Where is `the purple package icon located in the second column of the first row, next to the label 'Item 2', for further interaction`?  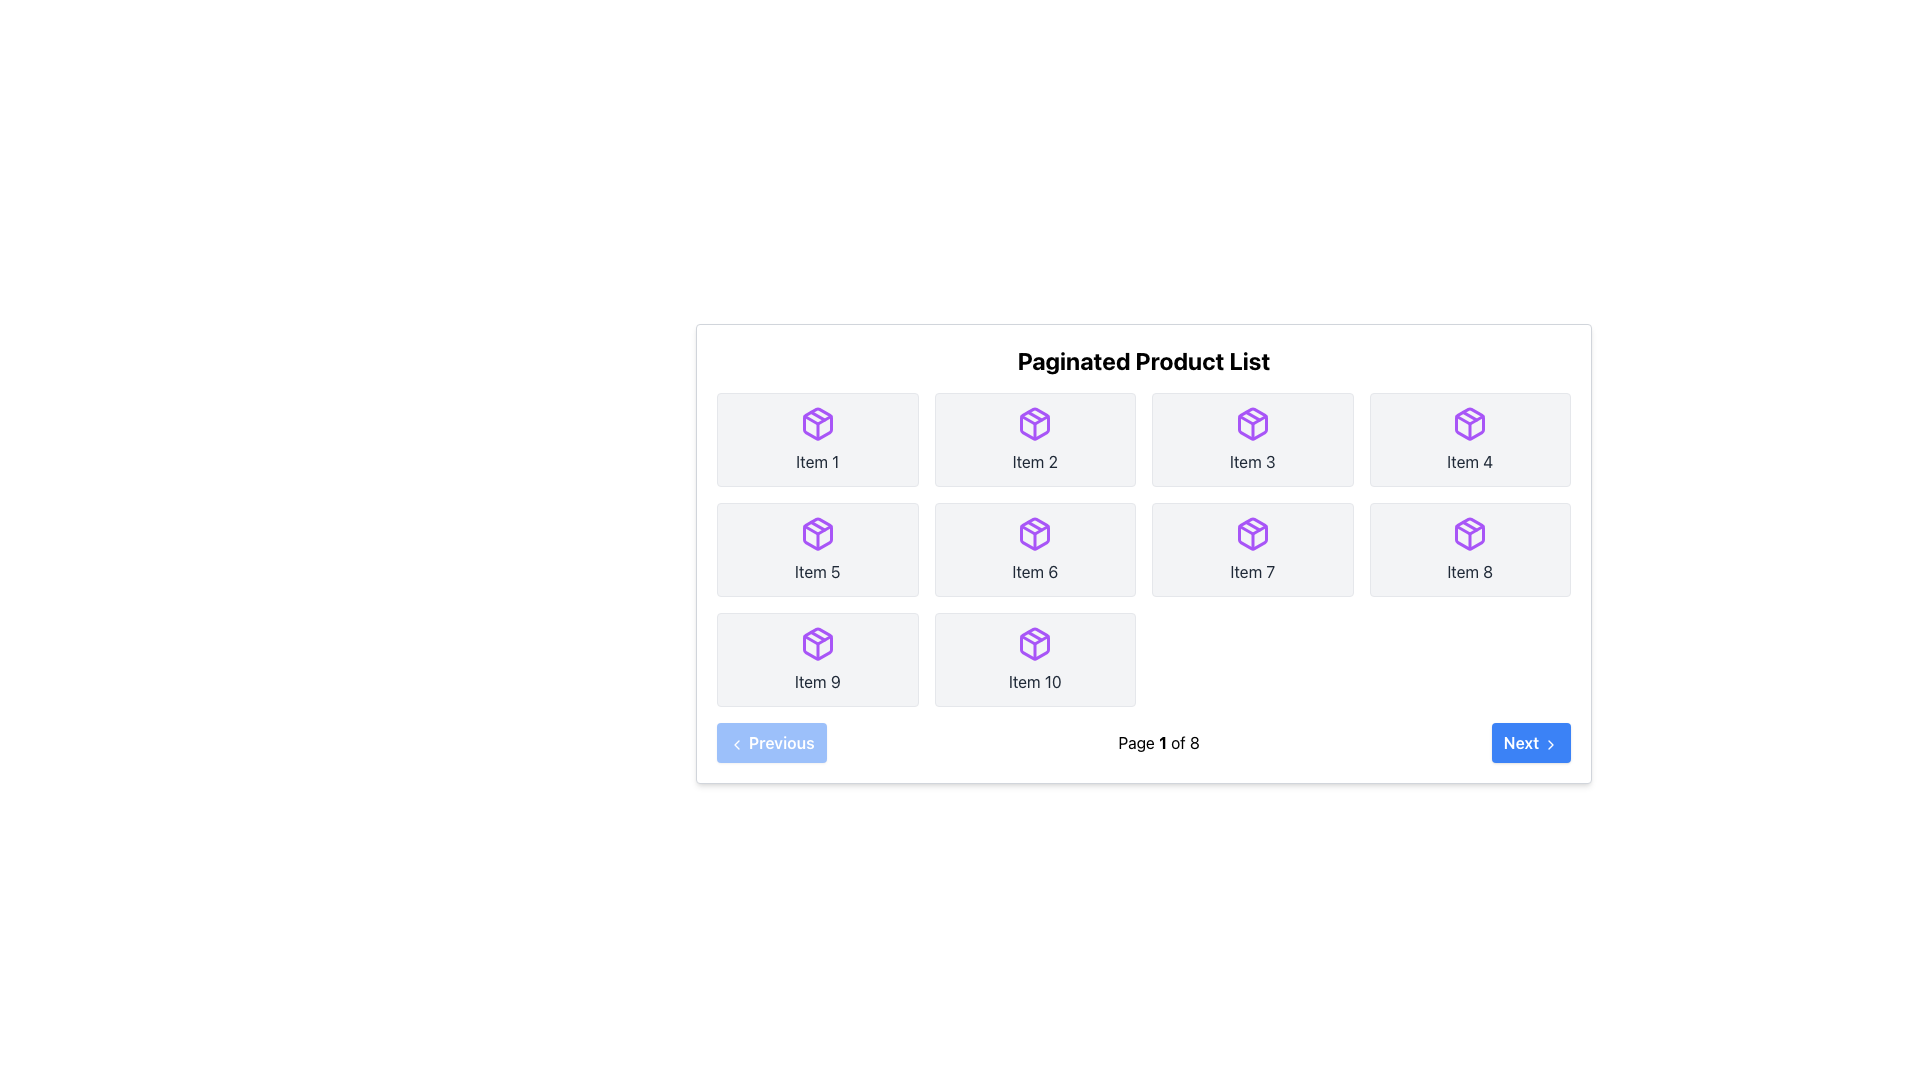
the purple package icon located in the second column of the first row, next to the label 'Item 2', for further interaction is located at coordinates (1035, 423).